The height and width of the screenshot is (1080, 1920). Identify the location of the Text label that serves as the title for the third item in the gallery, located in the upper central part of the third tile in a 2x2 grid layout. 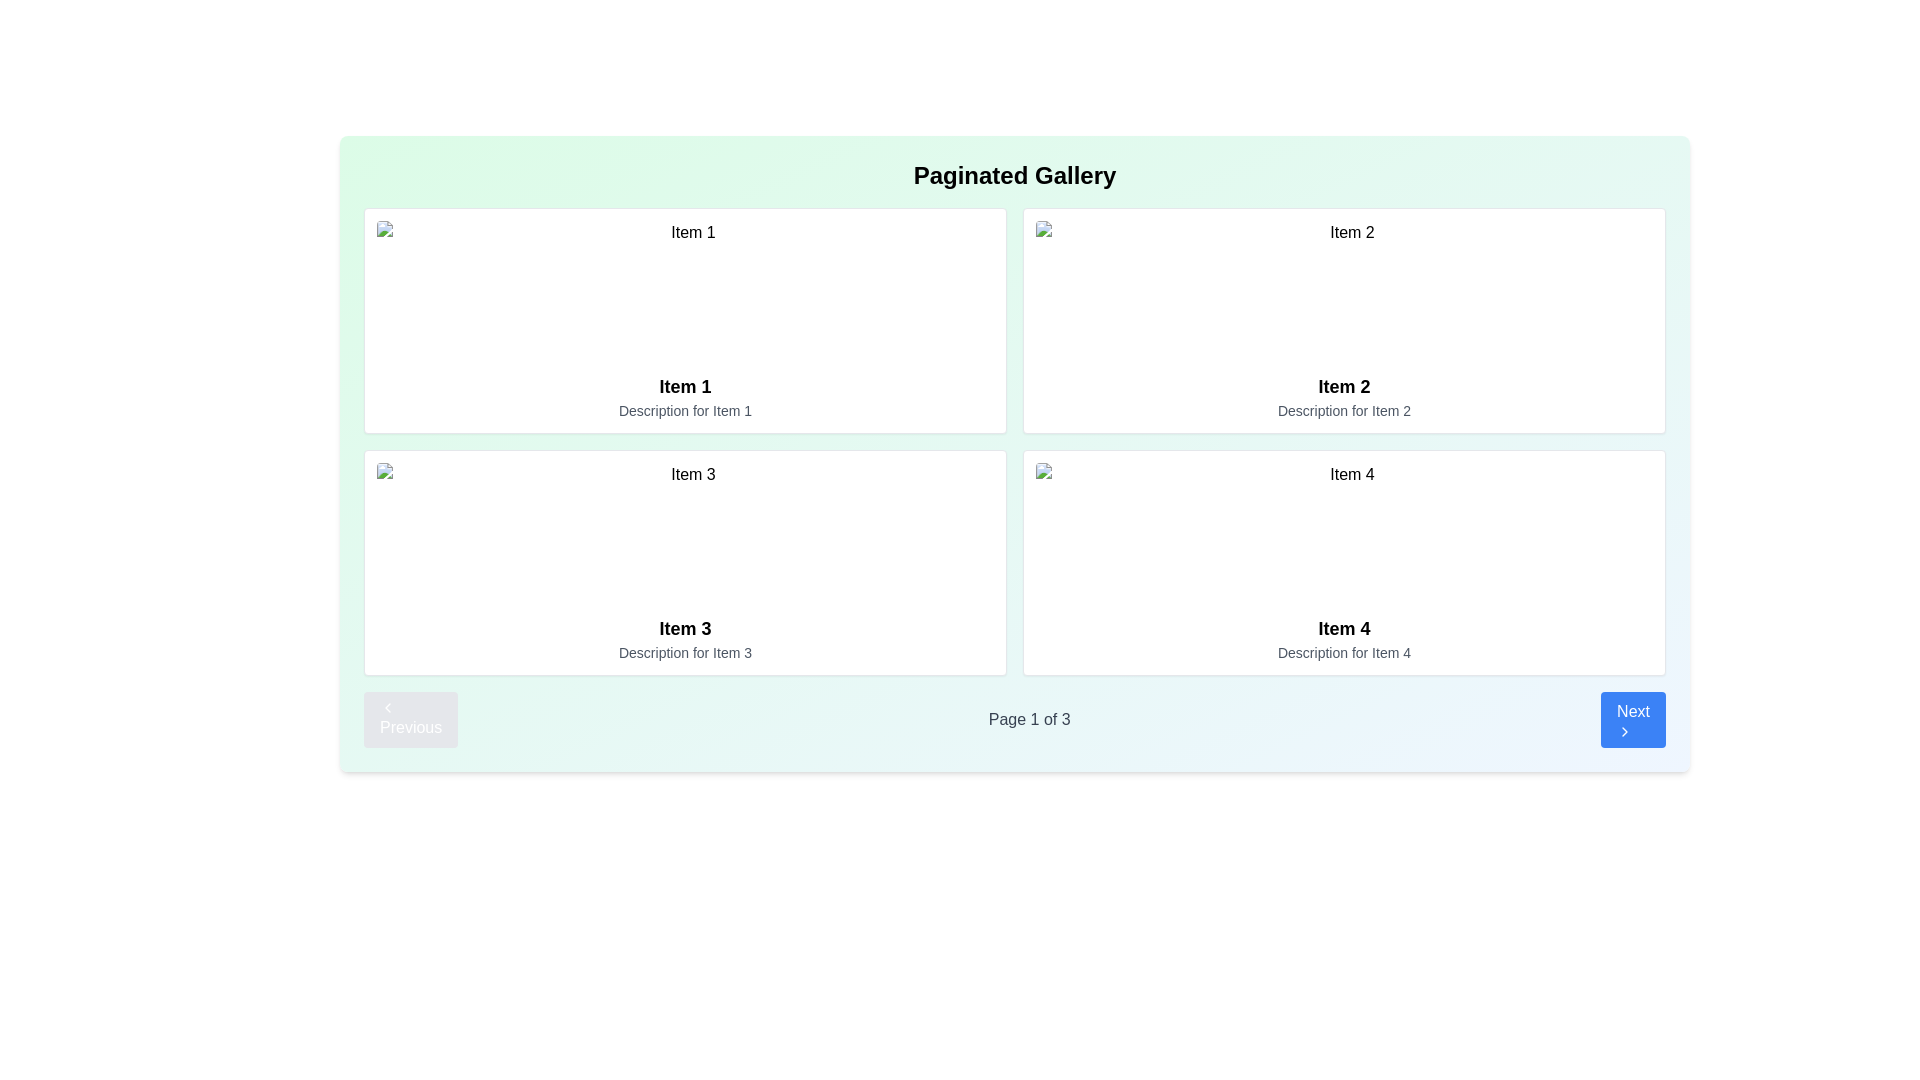
(685, 627).